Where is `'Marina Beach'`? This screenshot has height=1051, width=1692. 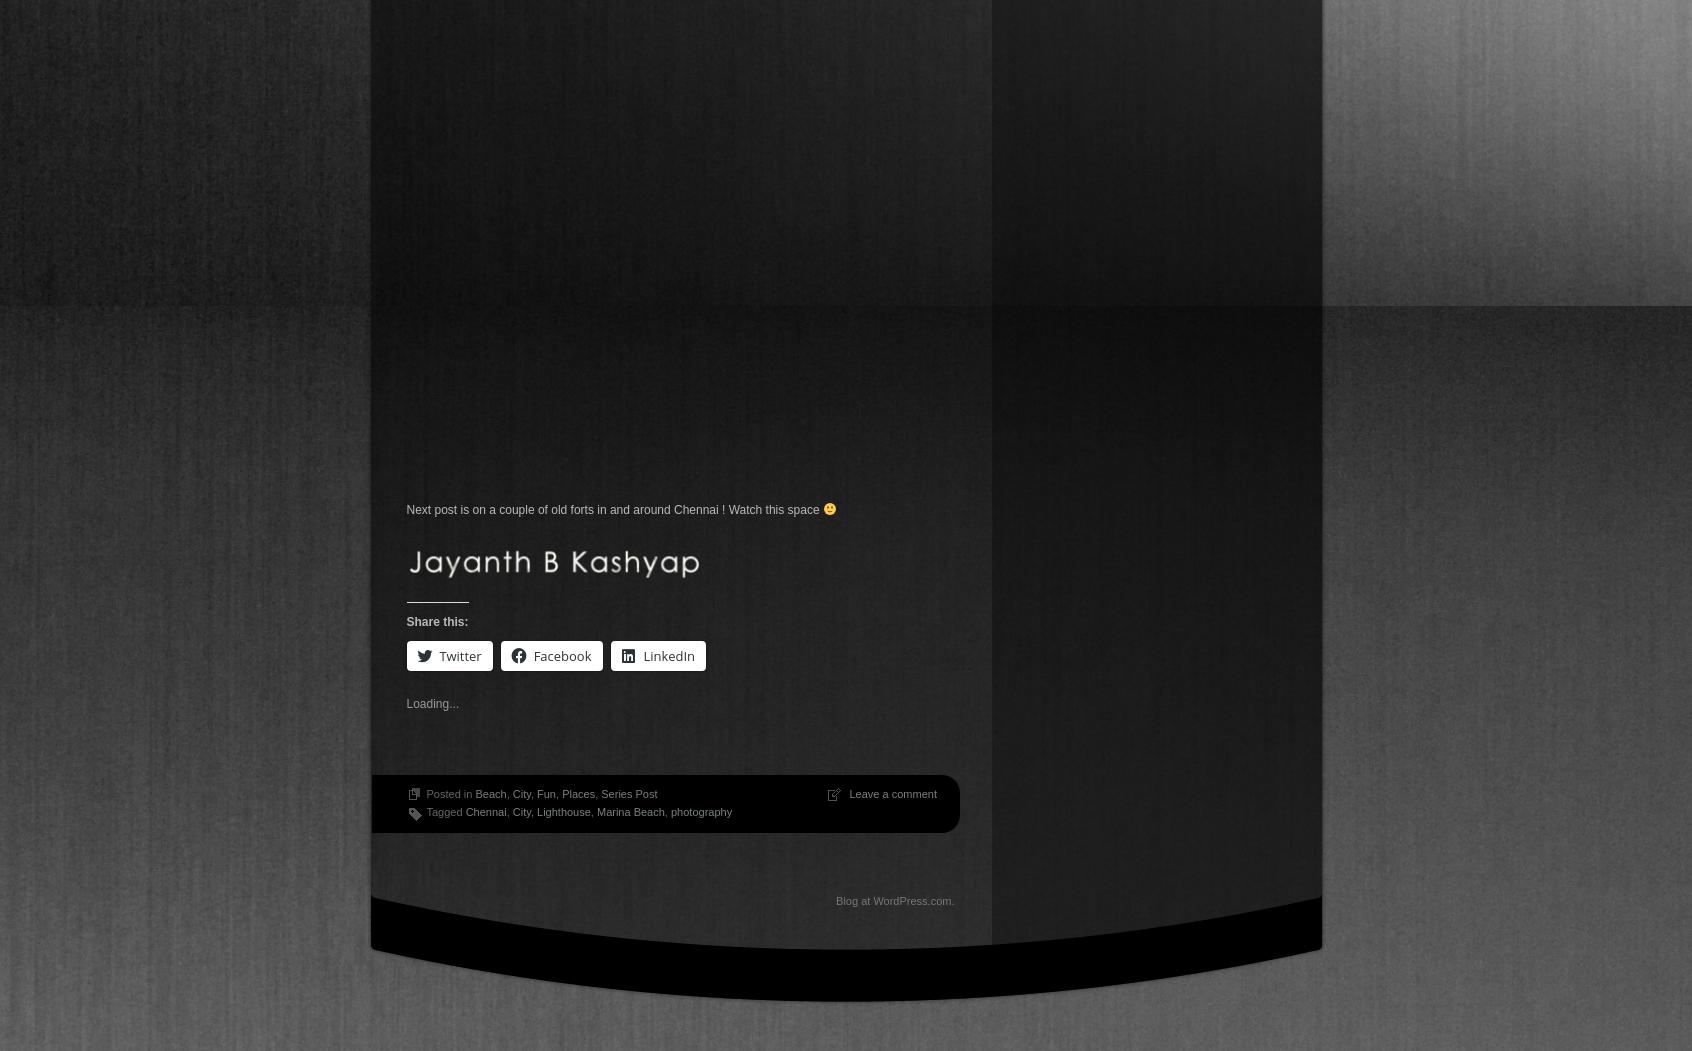 'Marina Beach' is located at coordinates (628, 812).